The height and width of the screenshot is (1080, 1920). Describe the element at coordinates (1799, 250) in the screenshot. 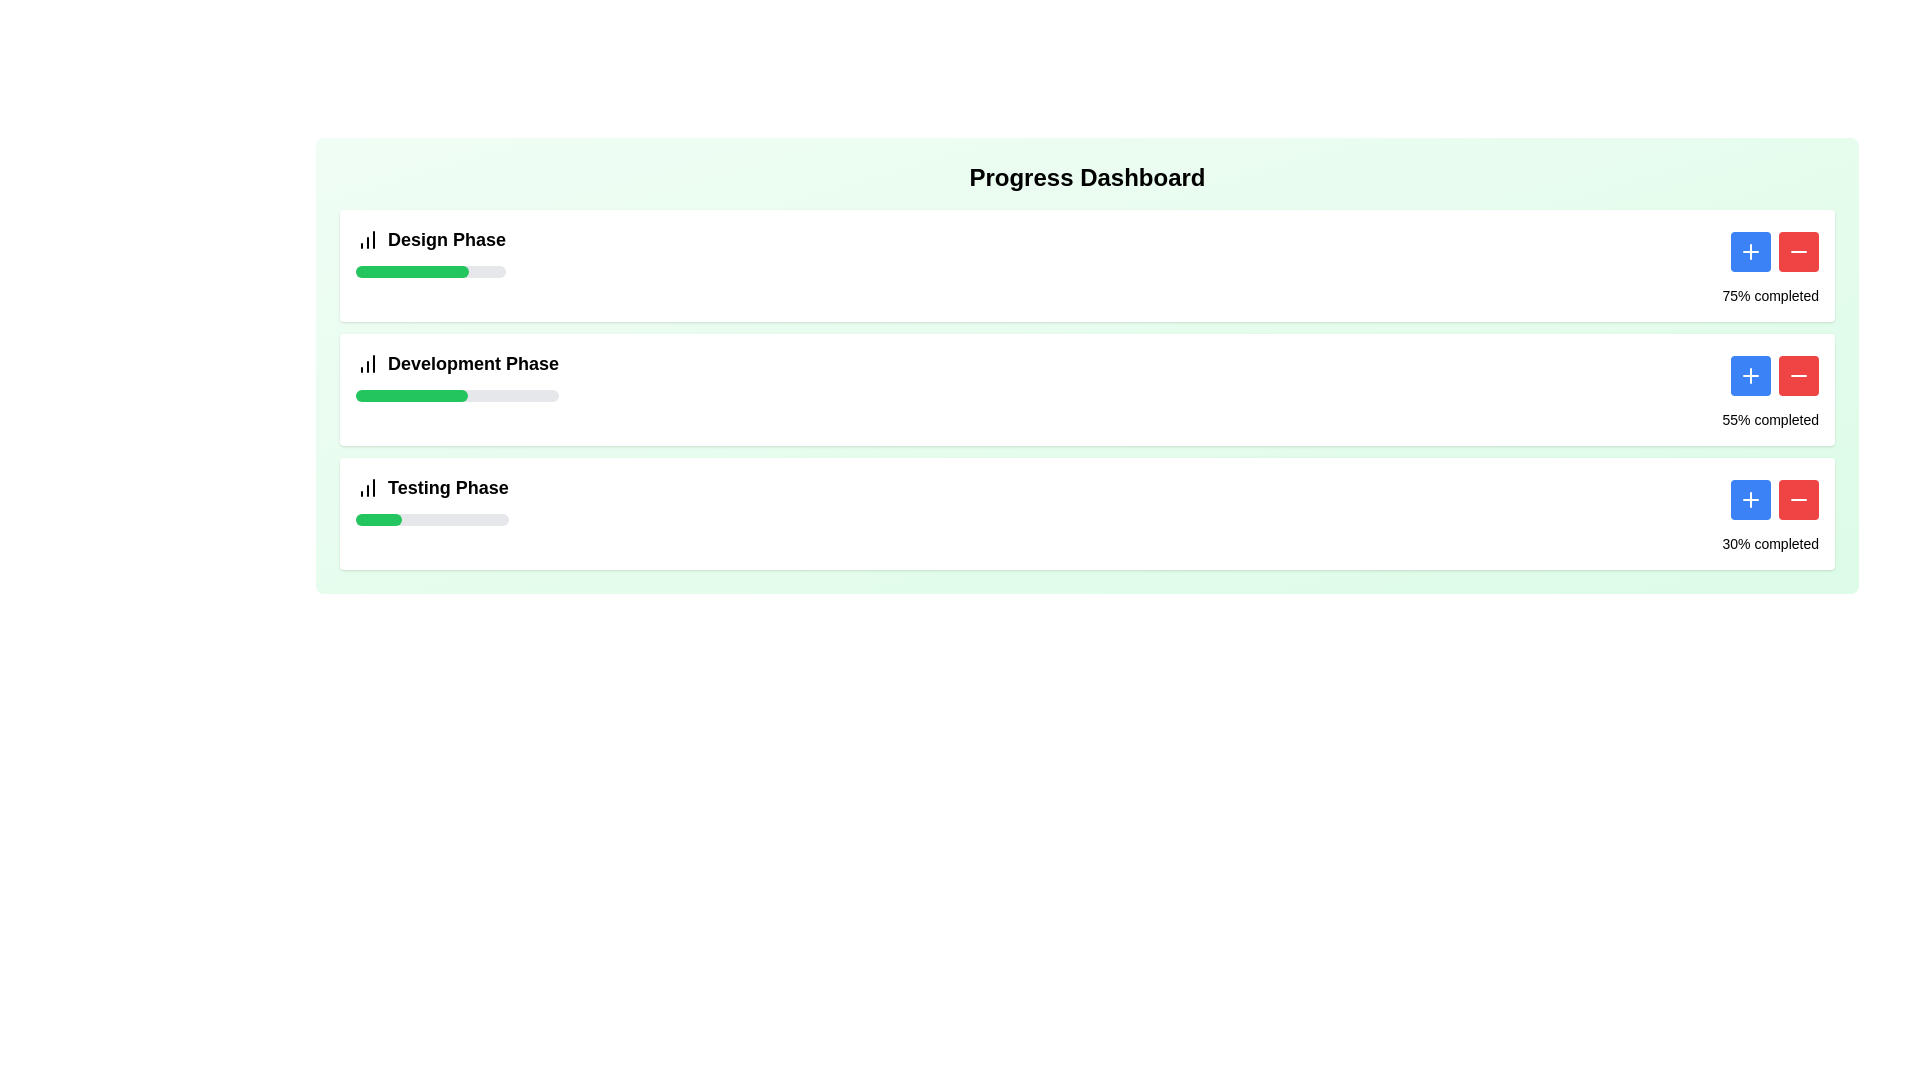

I see `the red button with a minus icon, which is the second button in the pair located in the 'Design Phase' section of the progress dashboard, to observe its hover effect` at that location.